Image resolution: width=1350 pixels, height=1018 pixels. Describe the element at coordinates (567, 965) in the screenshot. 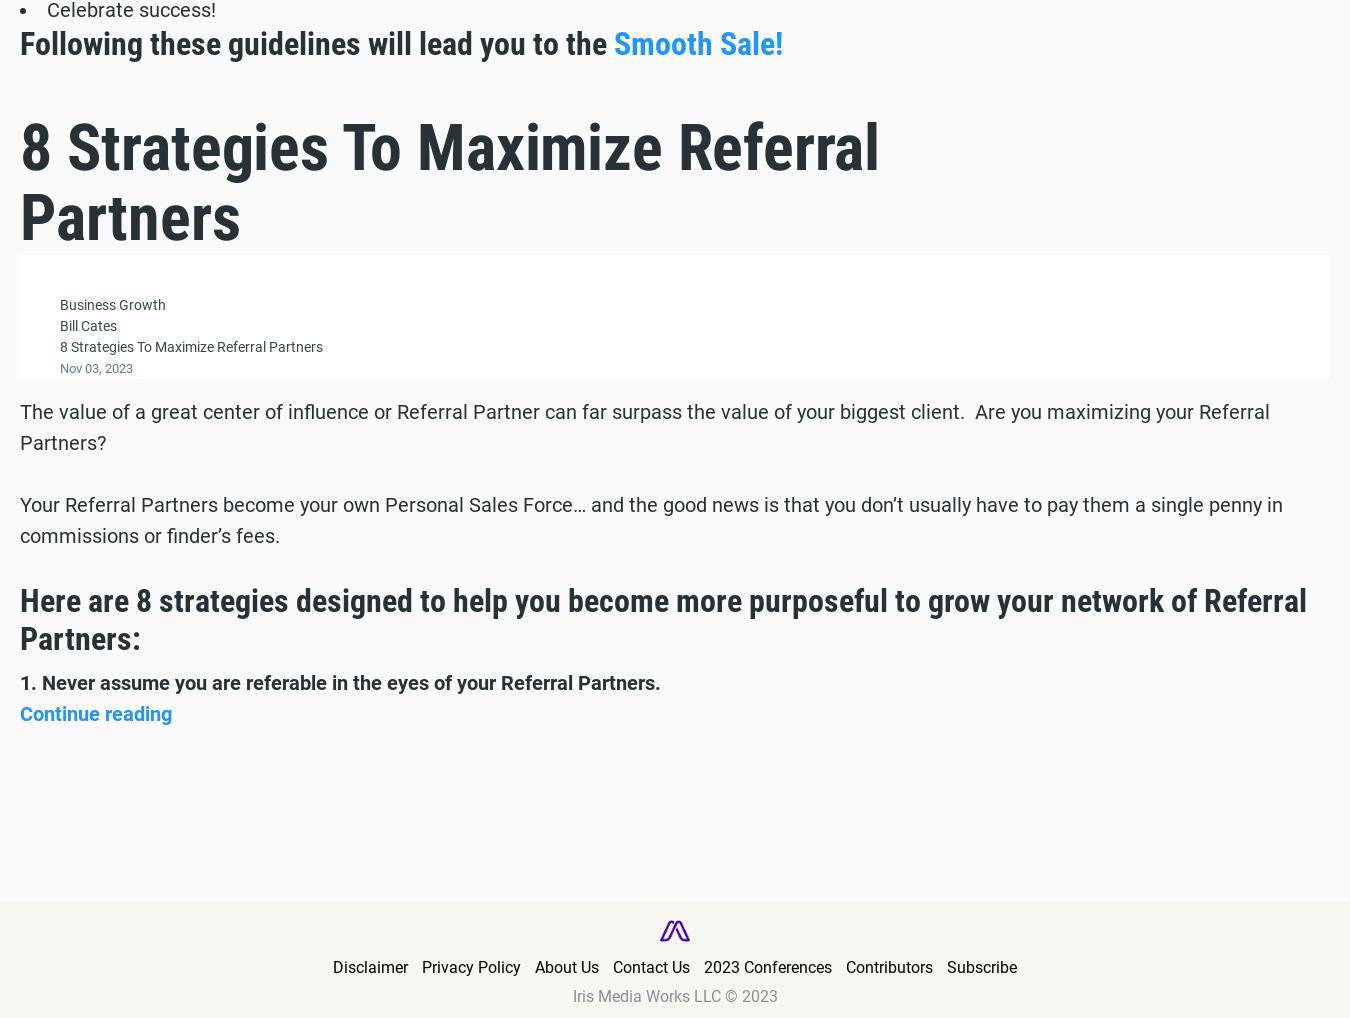

I see `'About Us'` at that location.